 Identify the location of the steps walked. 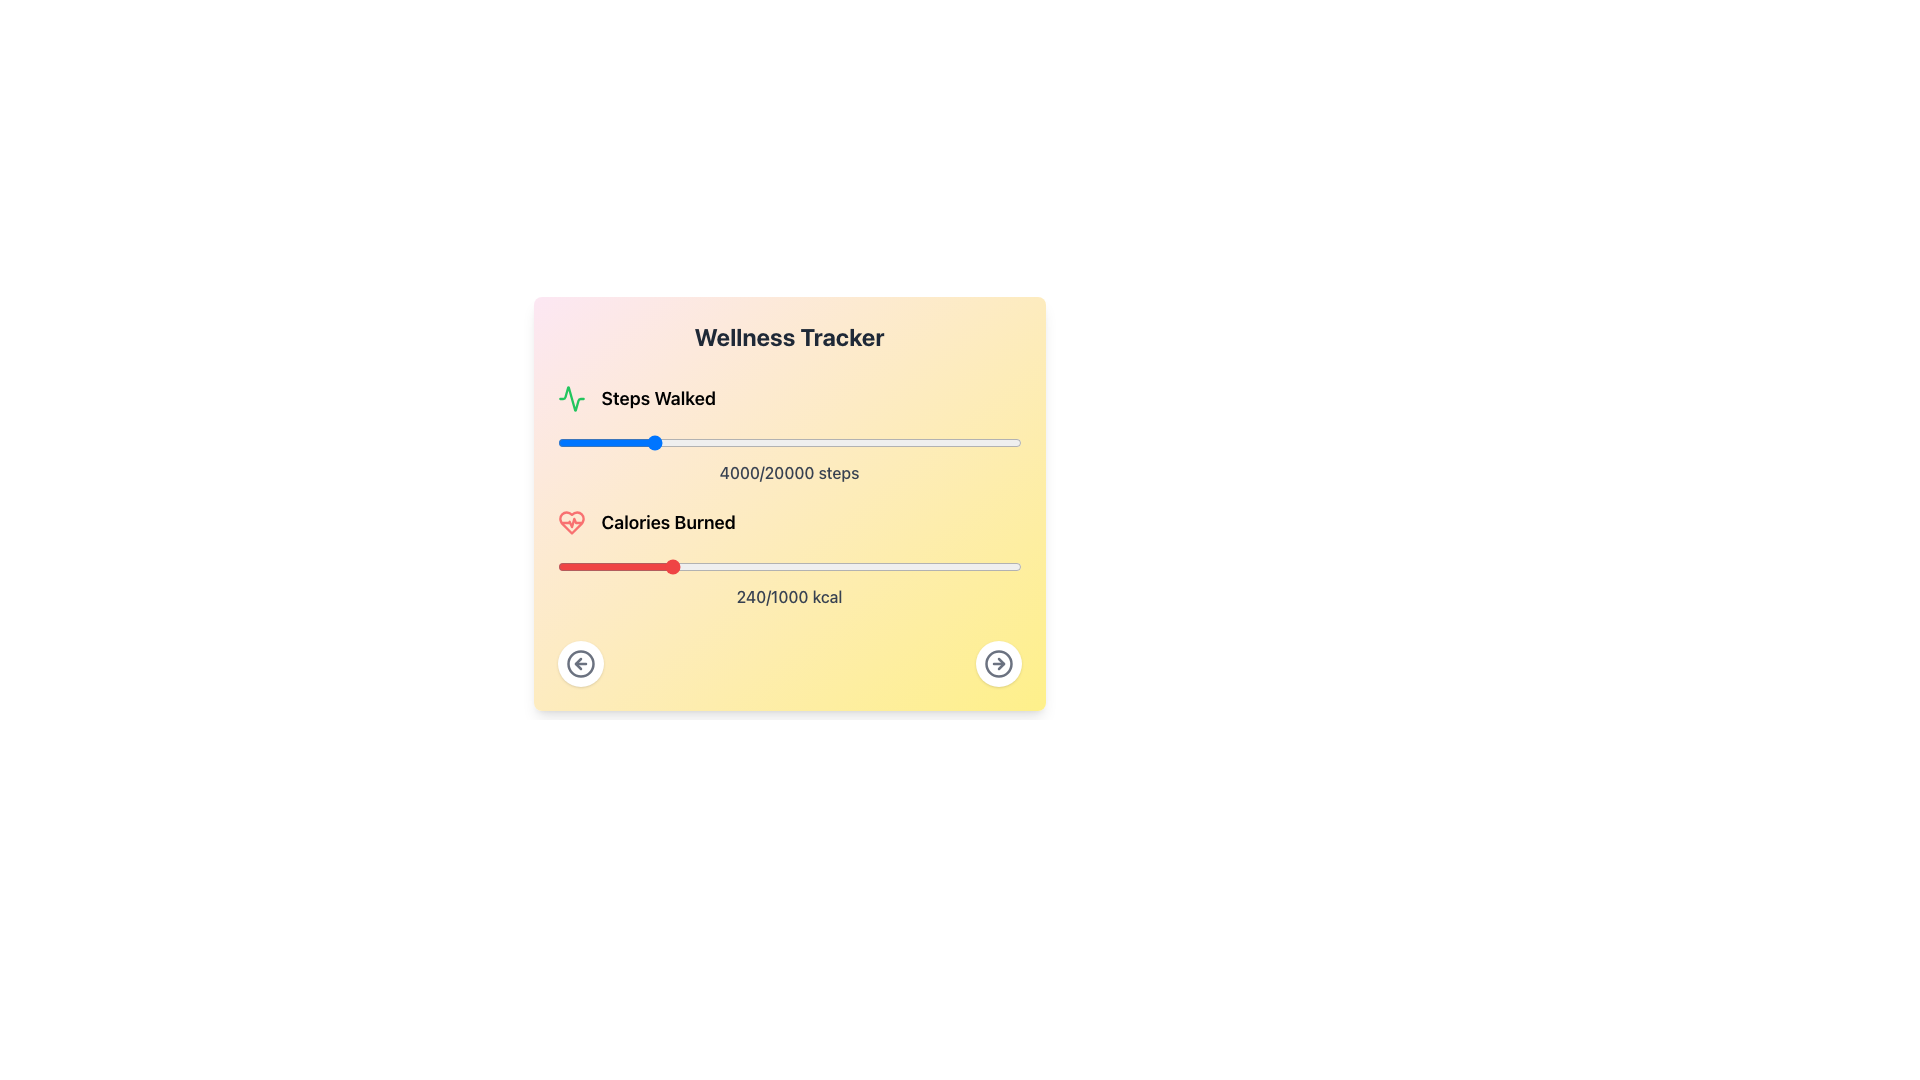
(696, 442).